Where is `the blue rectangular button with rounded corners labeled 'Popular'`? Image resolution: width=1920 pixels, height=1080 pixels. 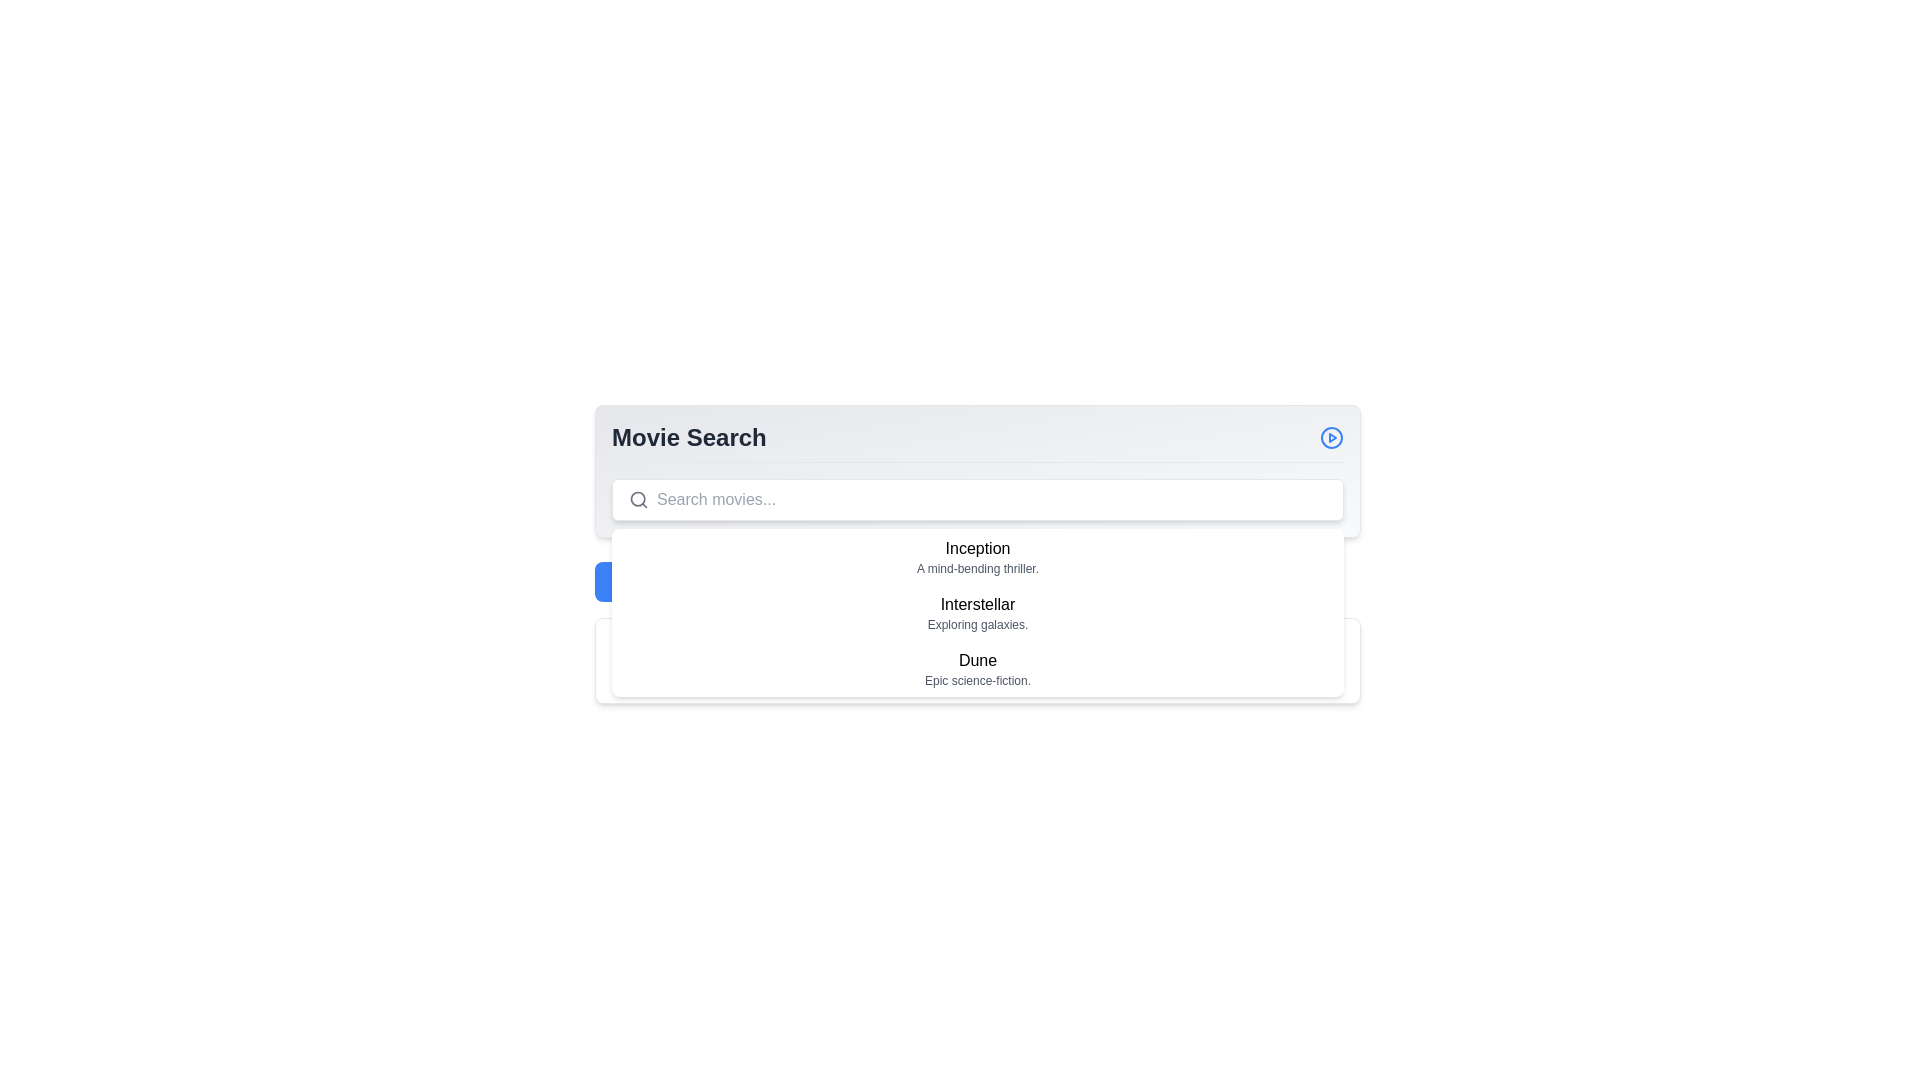
the blue rectangular button with rounded corners labeled 'Popular' is located at coordinates (637, 582).